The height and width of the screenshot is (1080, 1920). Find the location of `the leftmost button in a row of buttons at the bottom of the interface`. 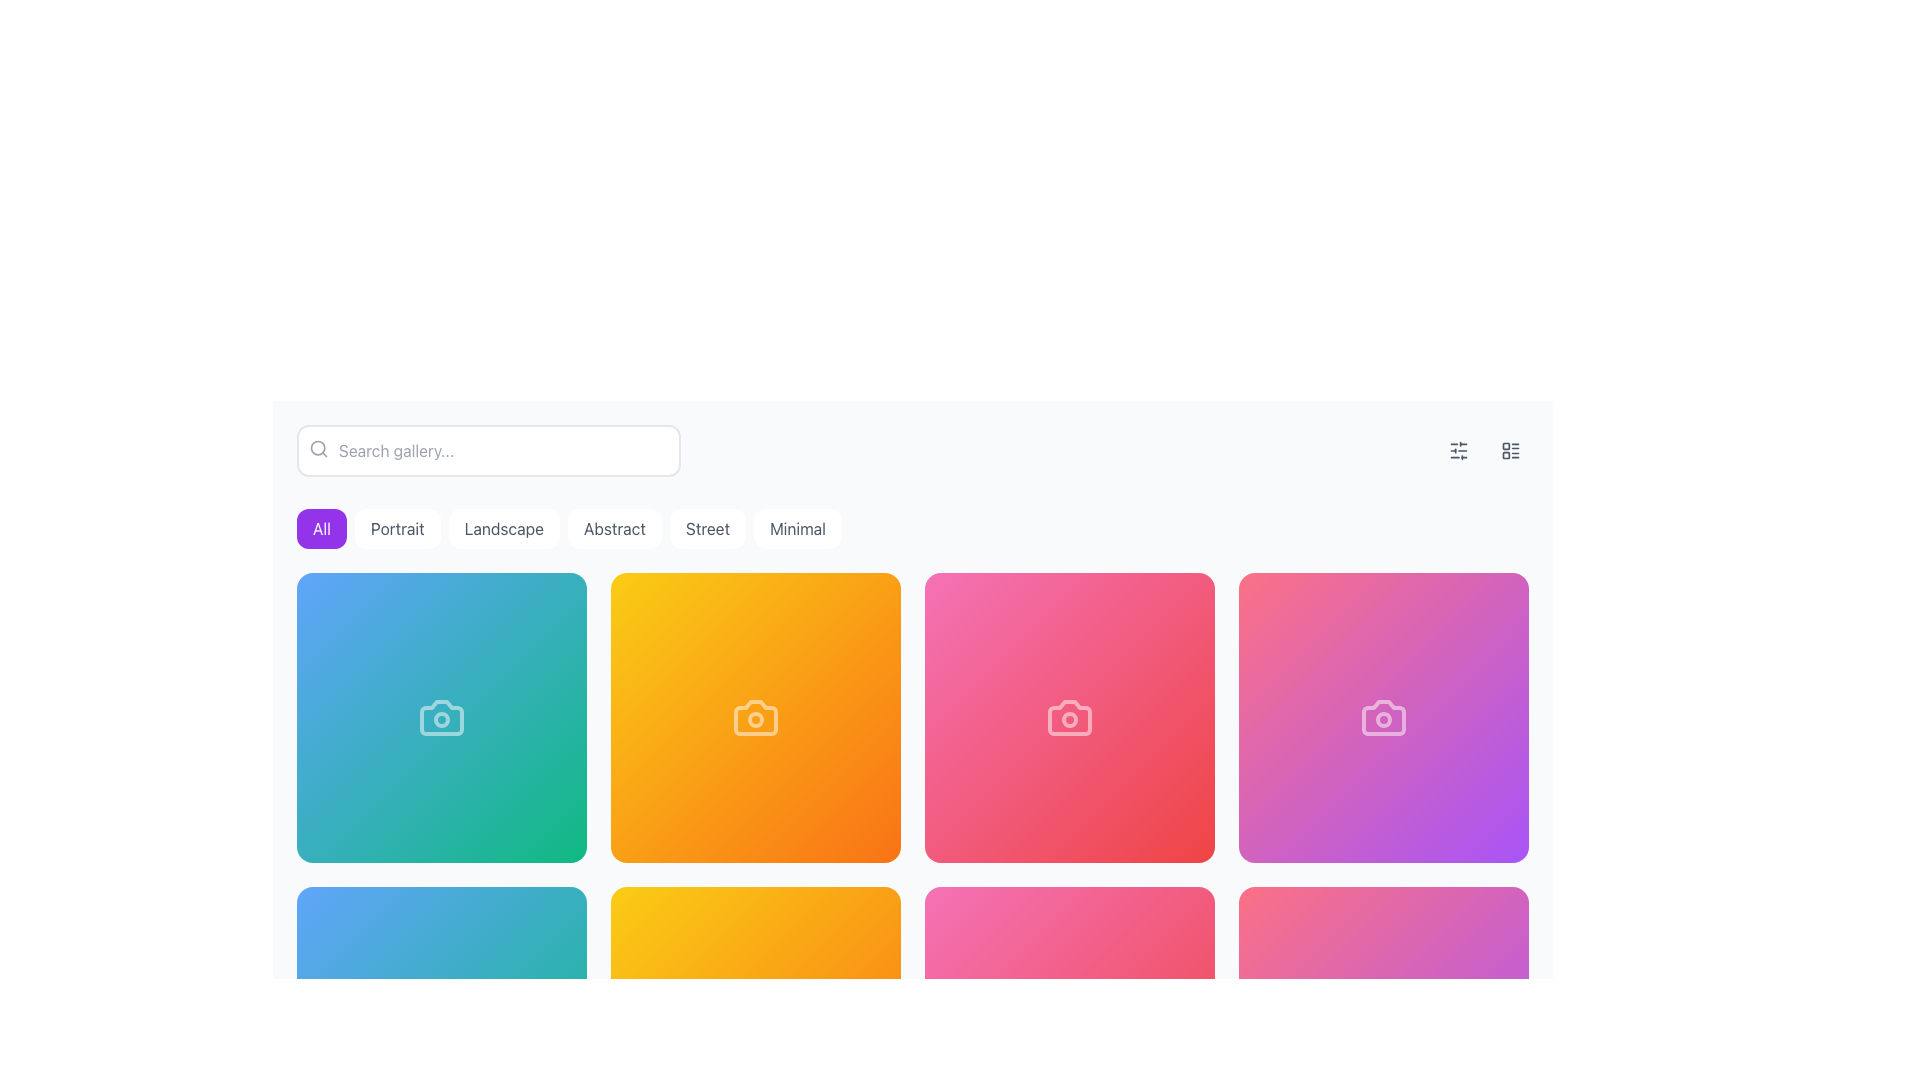

the leftmost button in a row of buttons at the bottom of the interface is located at coordinates (704, 1032).